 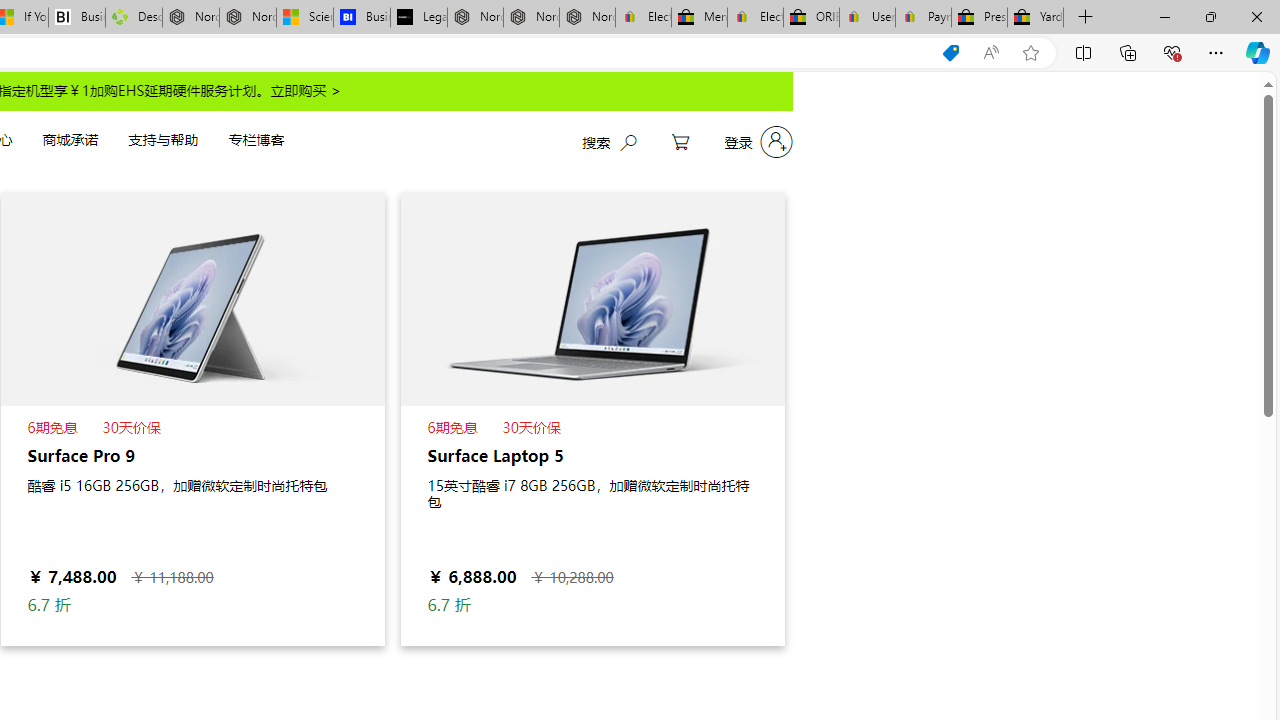 What do you see at coordinates (1255, 16) in the screenshot?
I see `'Close'` at bounding box center [1255, 16].